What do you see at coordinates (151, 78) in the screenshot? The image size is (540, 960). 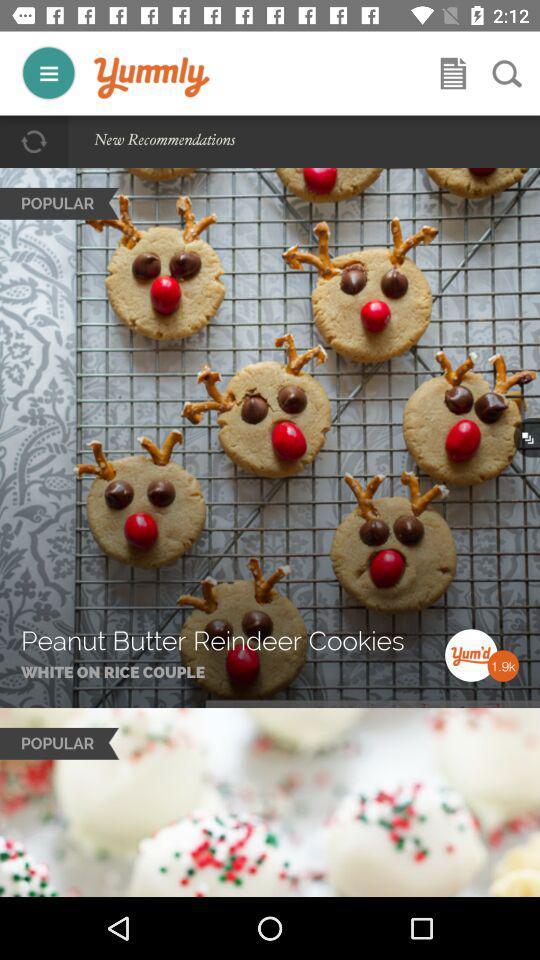 I see `the item above new recommendations` at bounding box center [151, 78].